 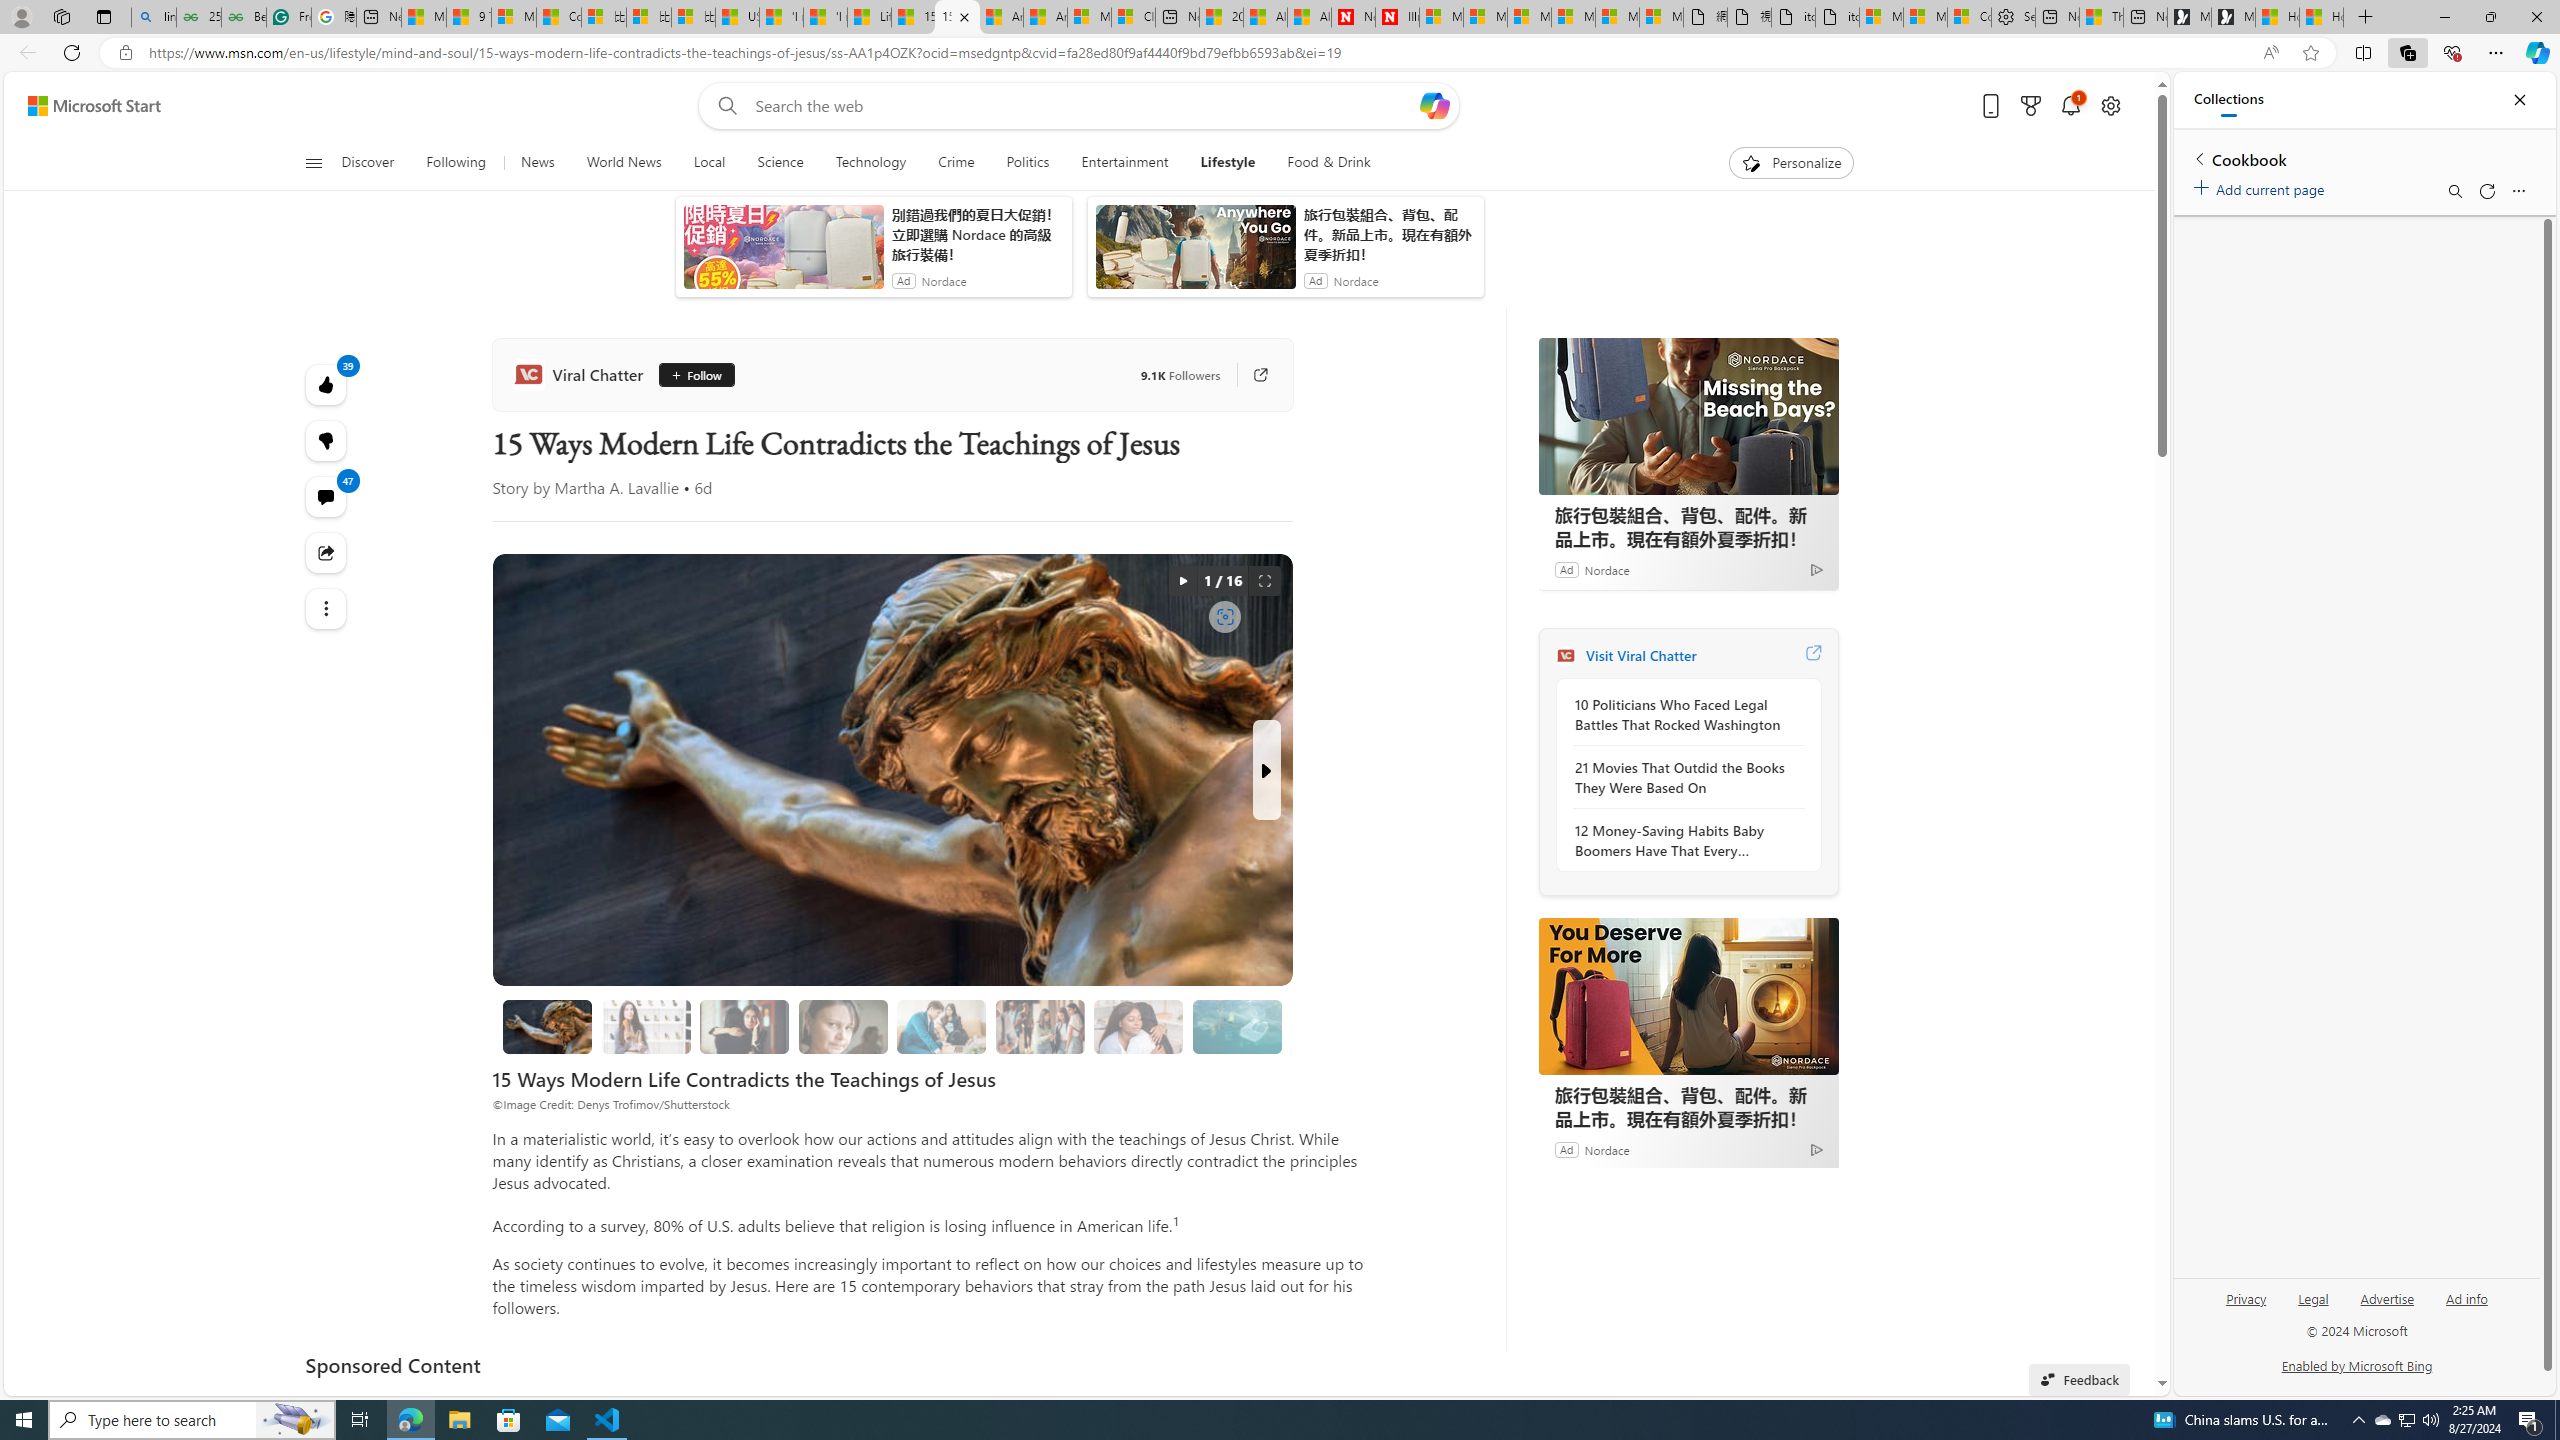 What do you see at coordinates (2233, 16) in the screenshot?
I see `'Microsoft Start Gaming'` at bounding box center [2233, 16].